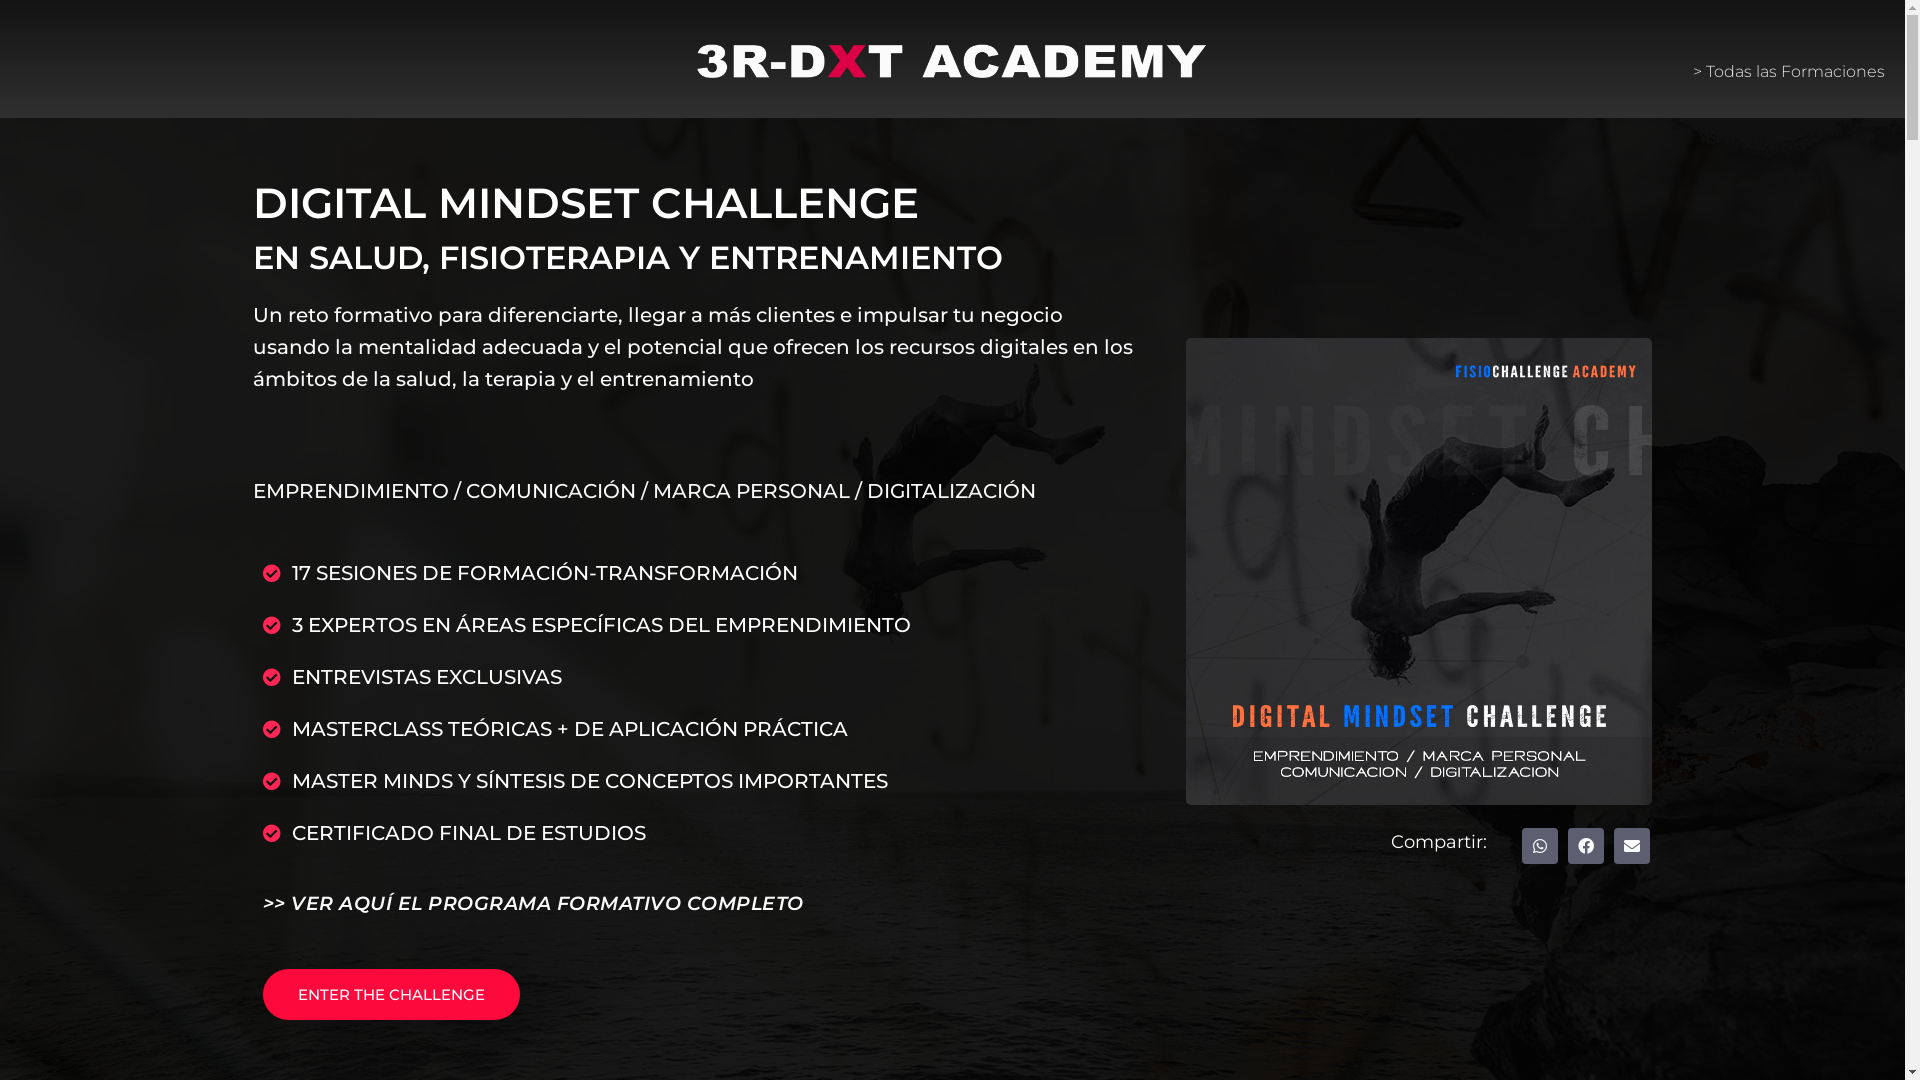  Describe the element at coordinates (1784, 71) in the screenshot. I see `'> Todas las Formaciones'` at that location.